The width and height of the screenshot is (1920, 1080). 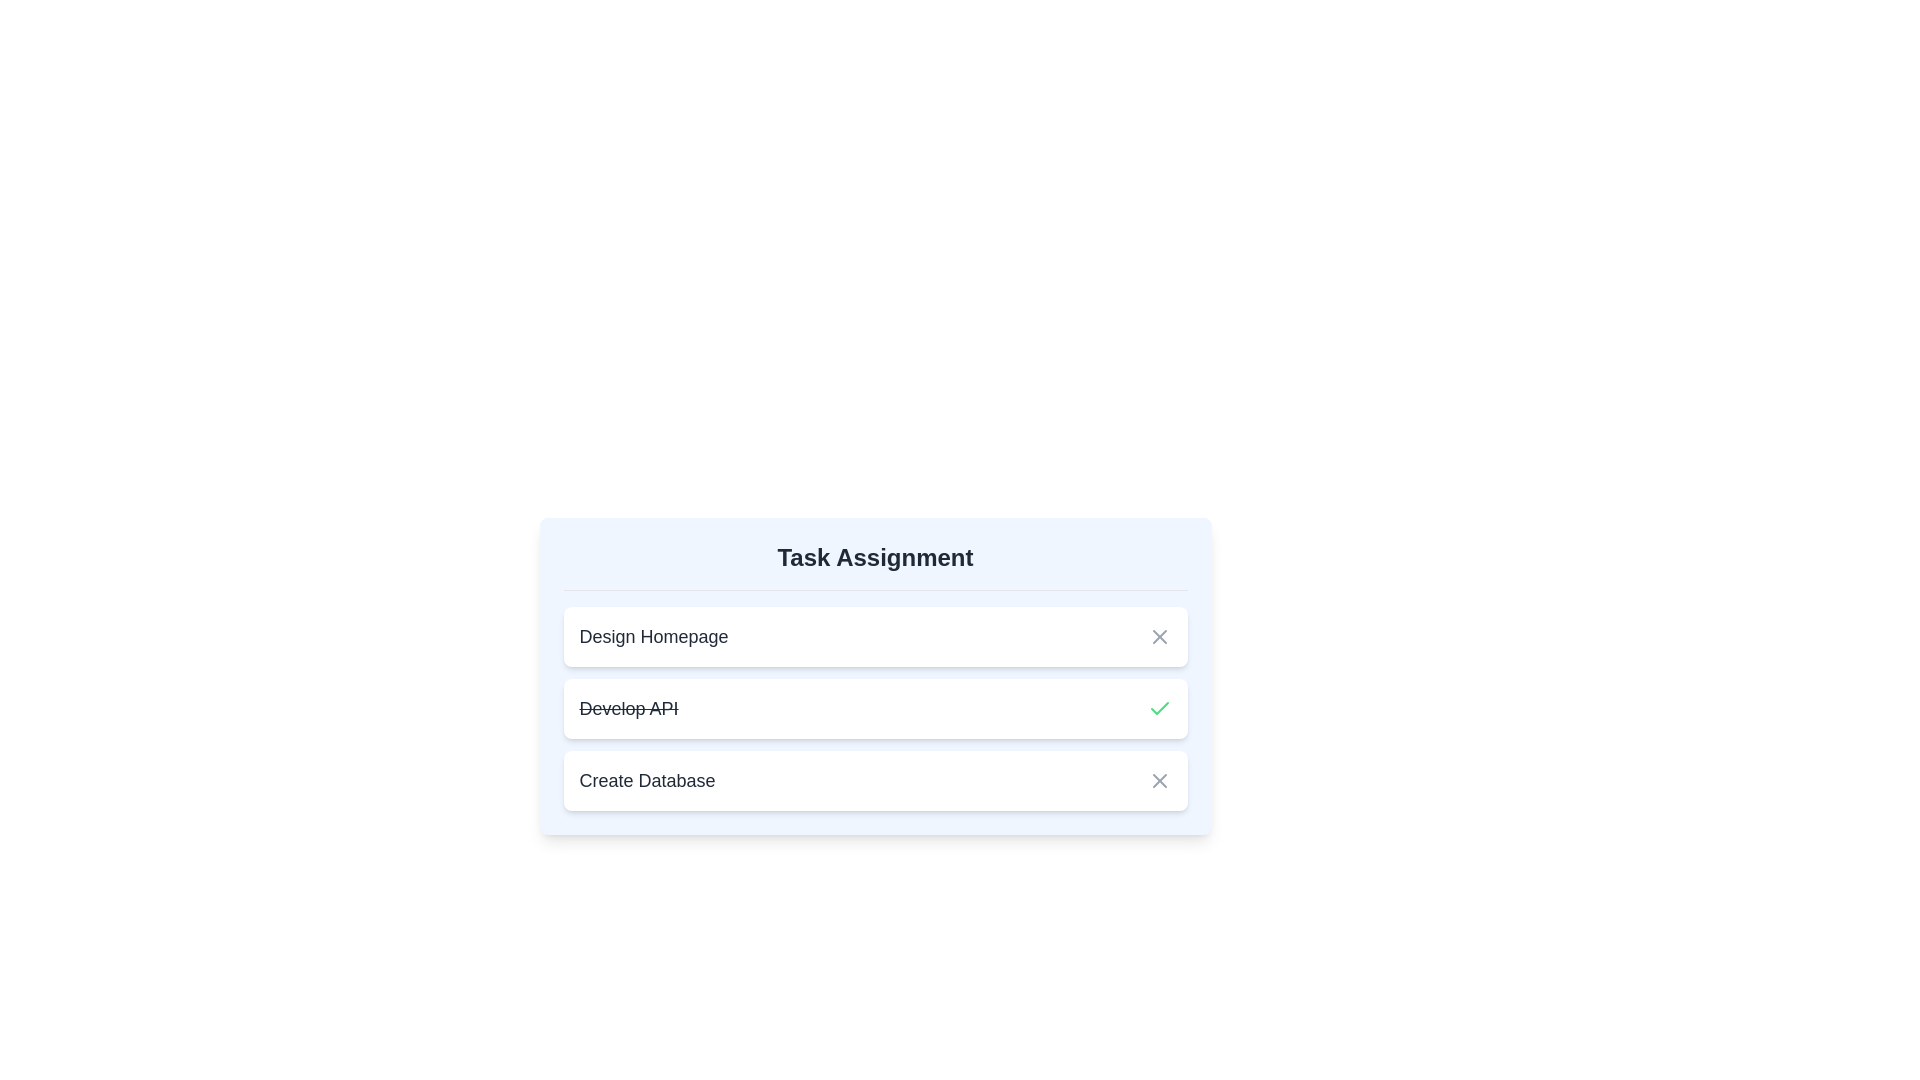 What do you see at coordinates (1159, 779) in the screenshot?
I see `the 'X' icon located to the far right of the 'Create Database' task row` at bounding box center [1159, 779].